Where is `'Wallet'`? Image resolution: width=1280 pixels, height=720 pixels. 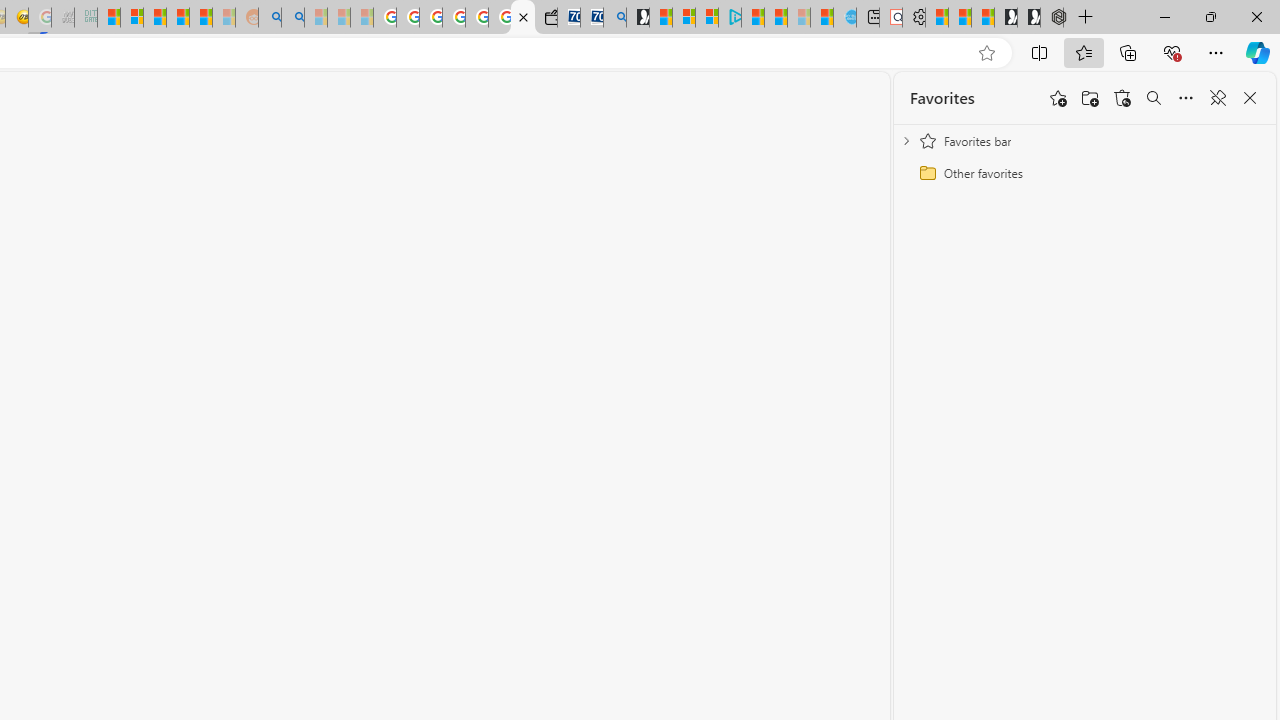 'Wallet' is located at coordinates (545, 17).